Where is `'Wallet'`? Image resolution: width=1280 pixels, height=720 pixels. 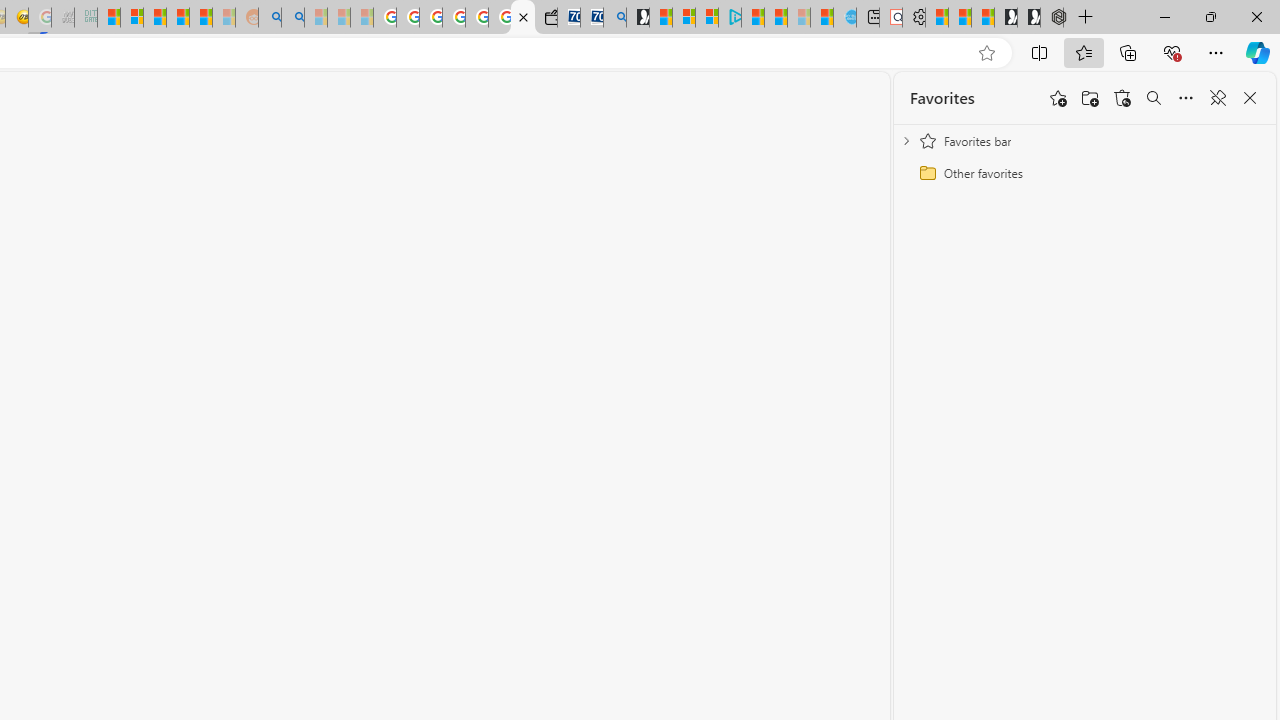 'Wallet' is located at coordinates (545, 17).